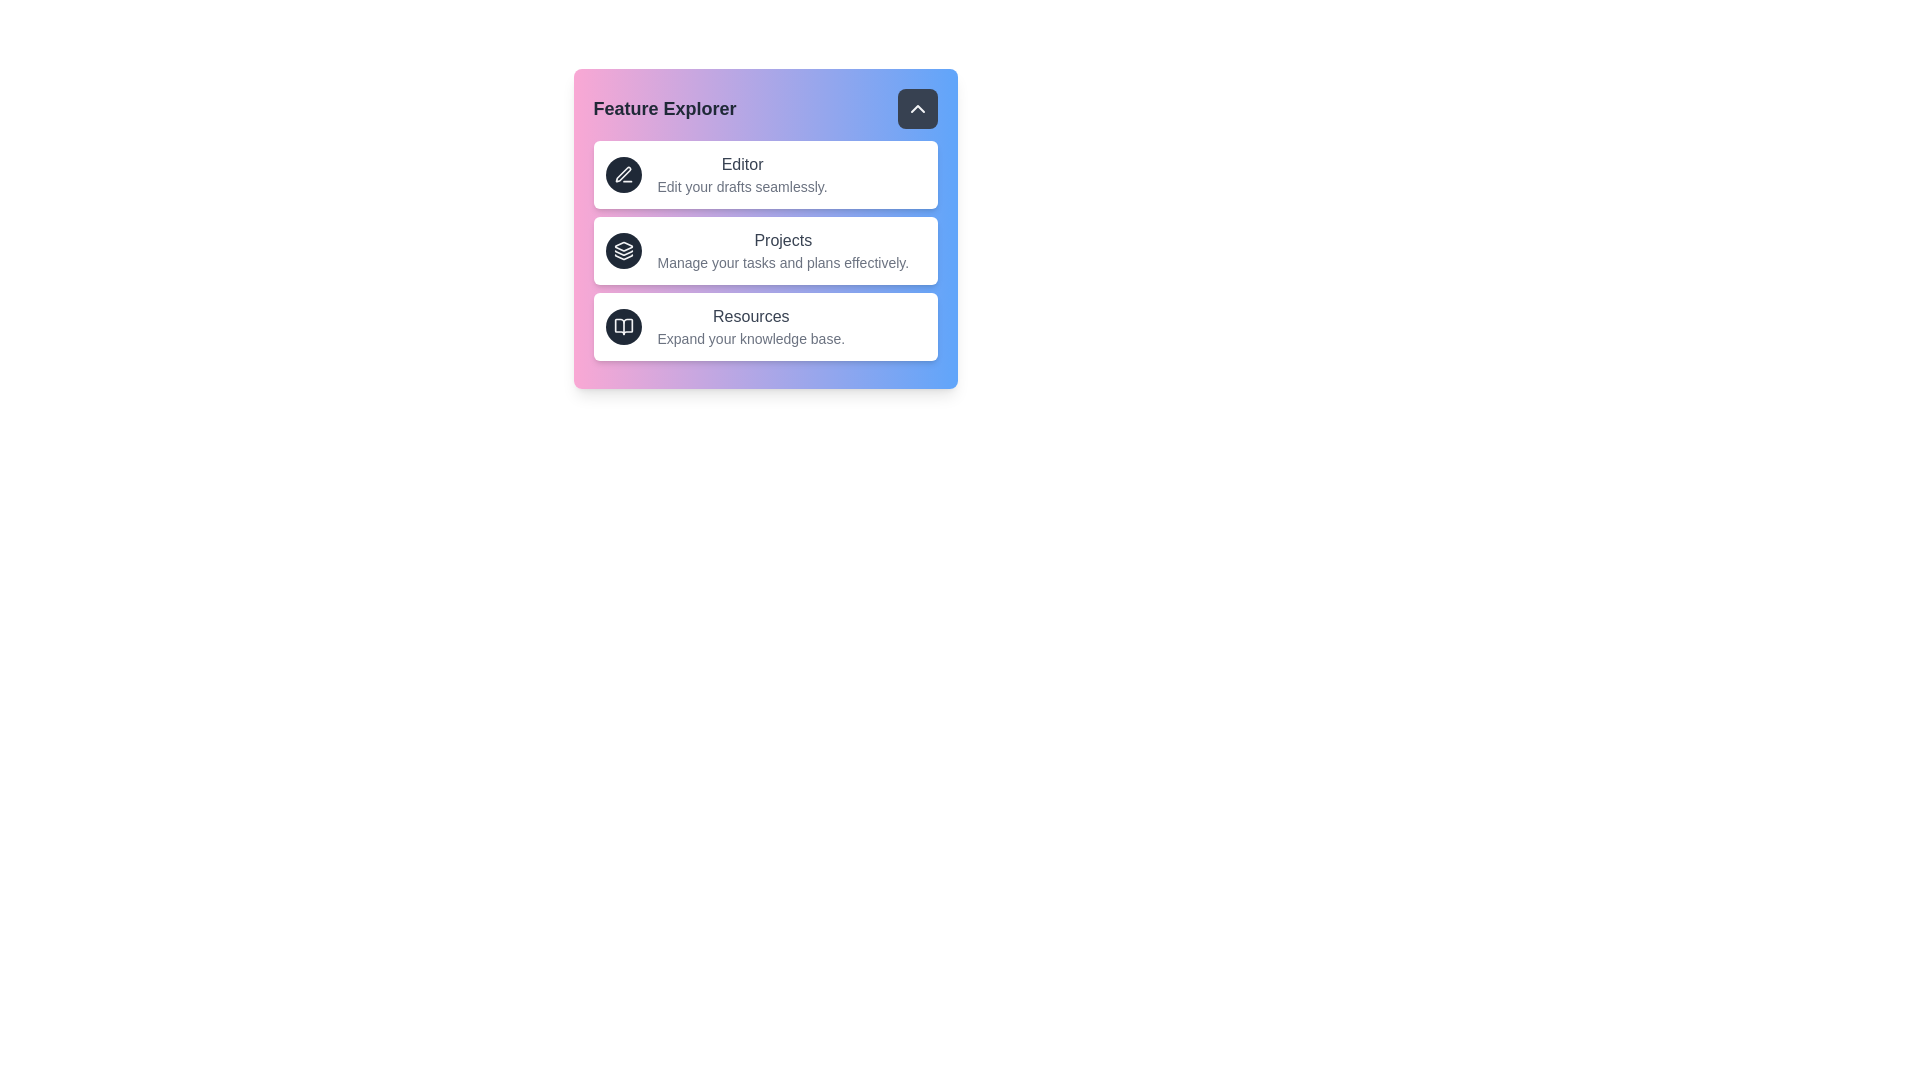 This screenshot has width=1920, height=1080. What do you see at coordinates (764, 326) in the screenshot?
I see `the menu item Resources from the interactive menu` at bounding box center [764, 326].